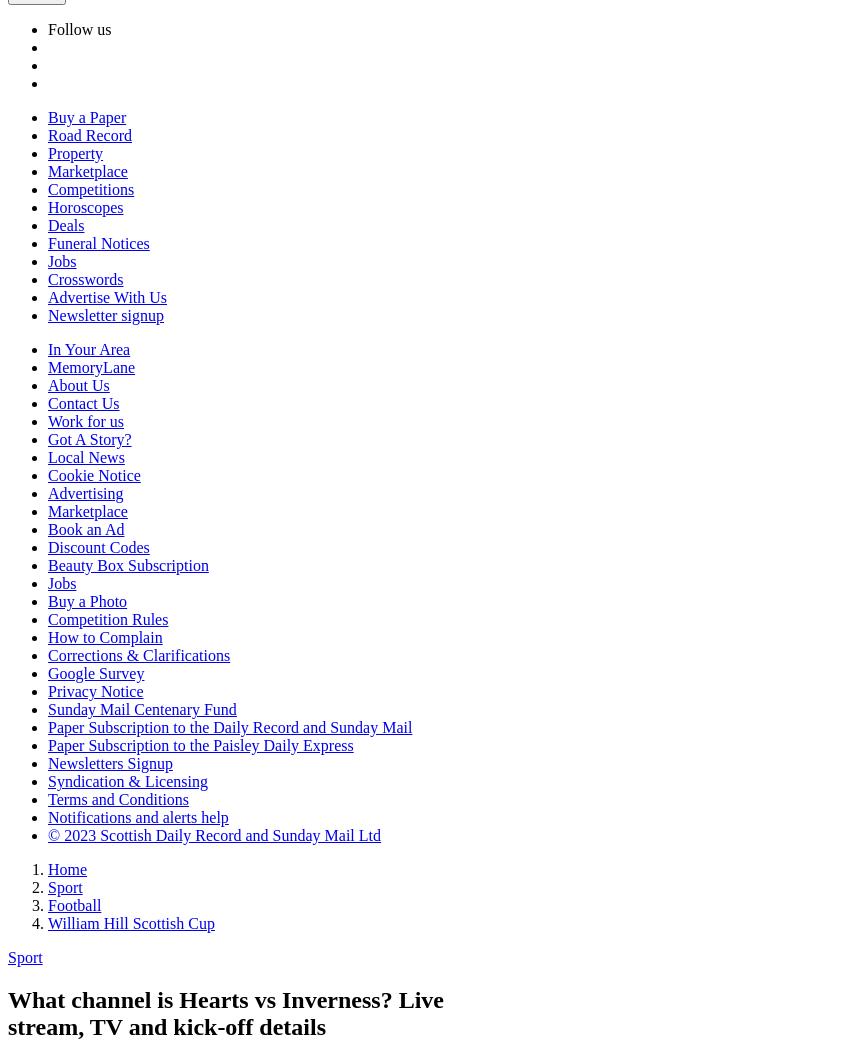  Describe the element at coordinates (214, 835) in the screenshot. I see `'© 2023 Scottish Daily Record and Sunday Mail Ltd'` at that location.